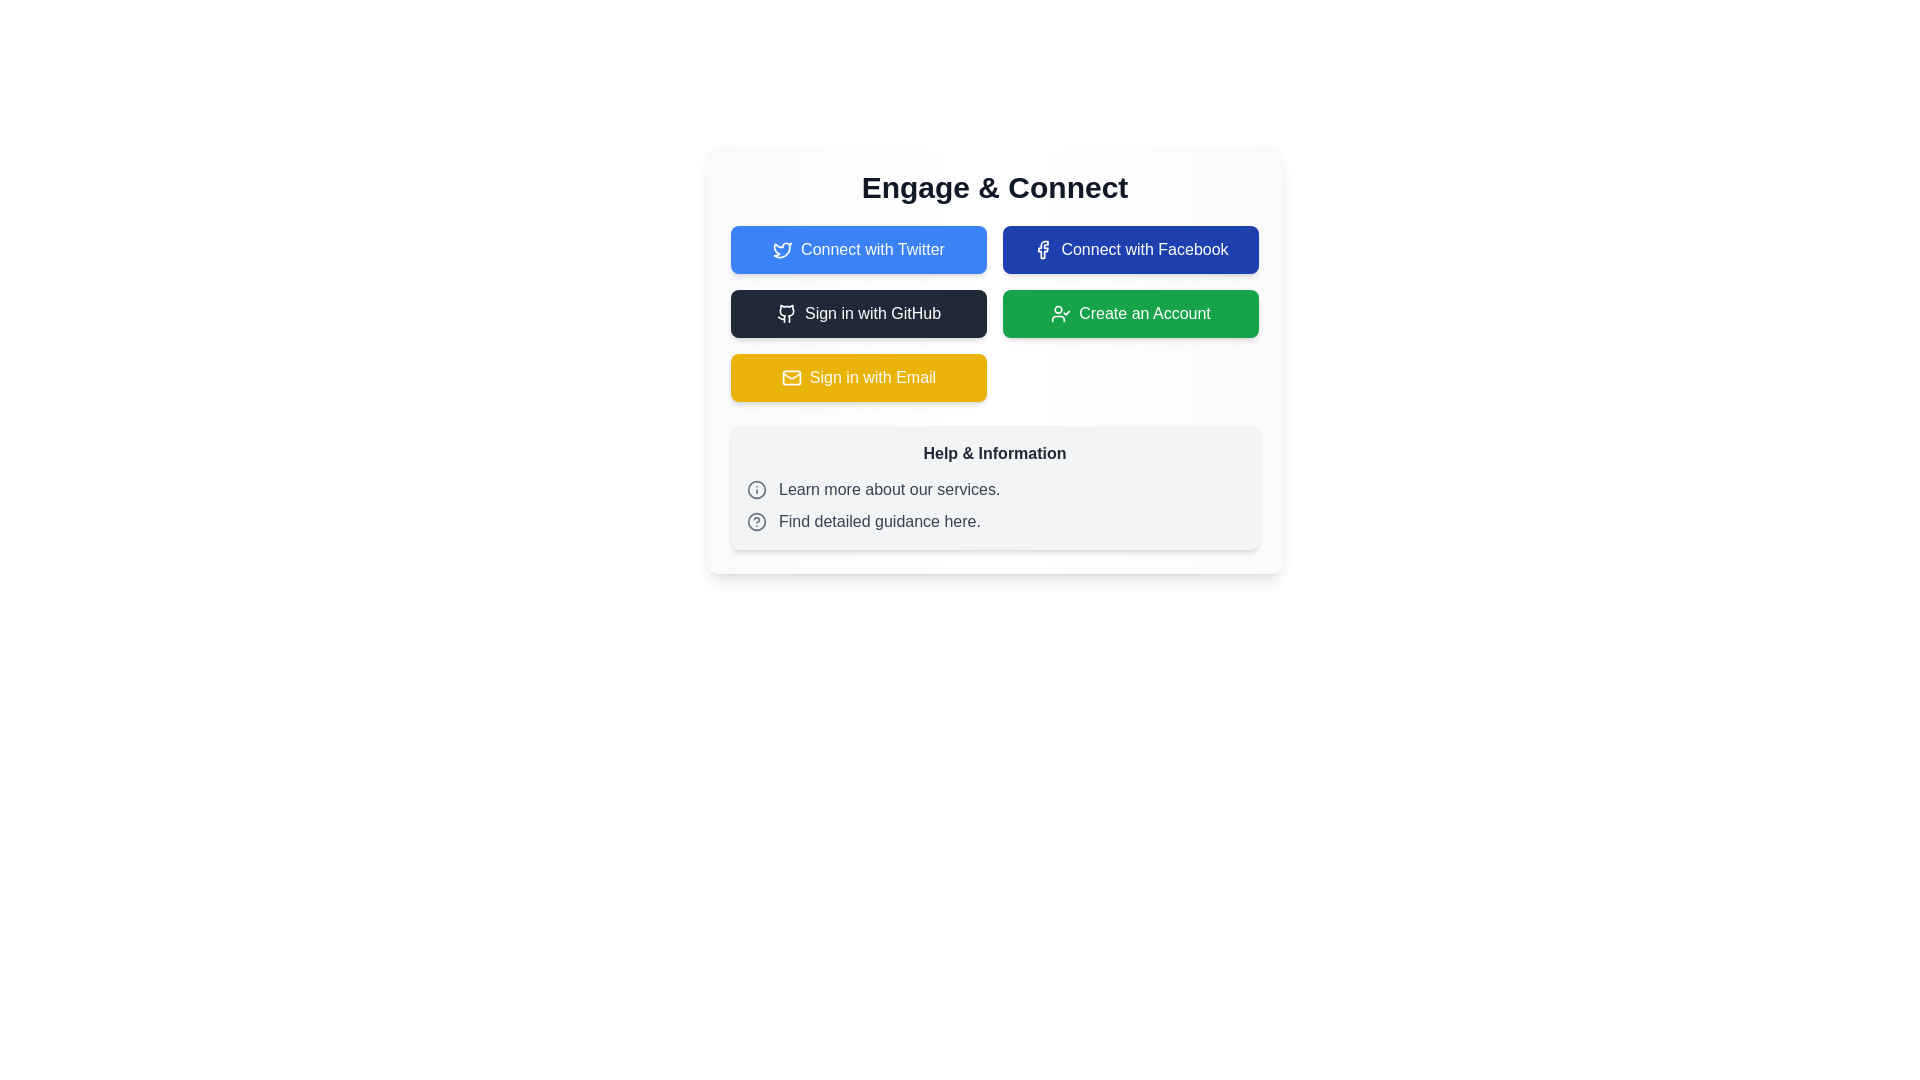  I want to click on the SVG circle element that is part of the help icon located in the 'Help & Information' section below the main content buttons, so click(756, 520).